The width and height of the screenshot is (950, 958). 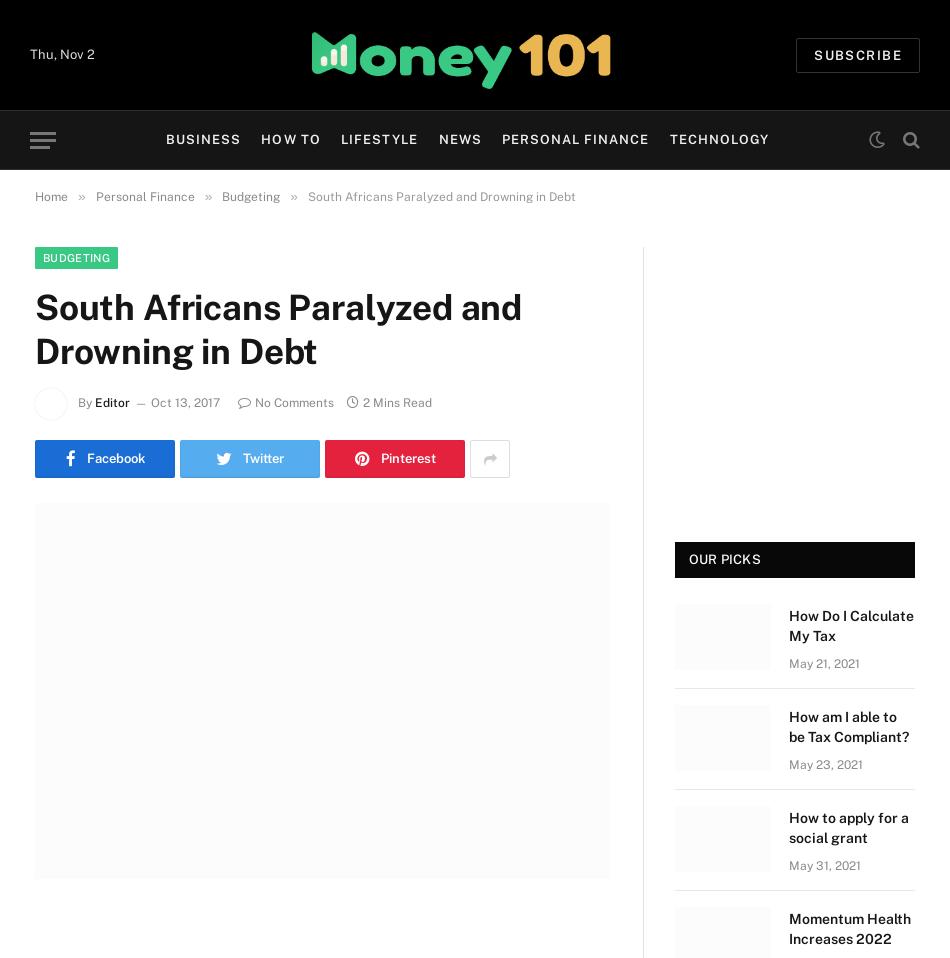 I want to click on 'By', so click(x=77, y=403).